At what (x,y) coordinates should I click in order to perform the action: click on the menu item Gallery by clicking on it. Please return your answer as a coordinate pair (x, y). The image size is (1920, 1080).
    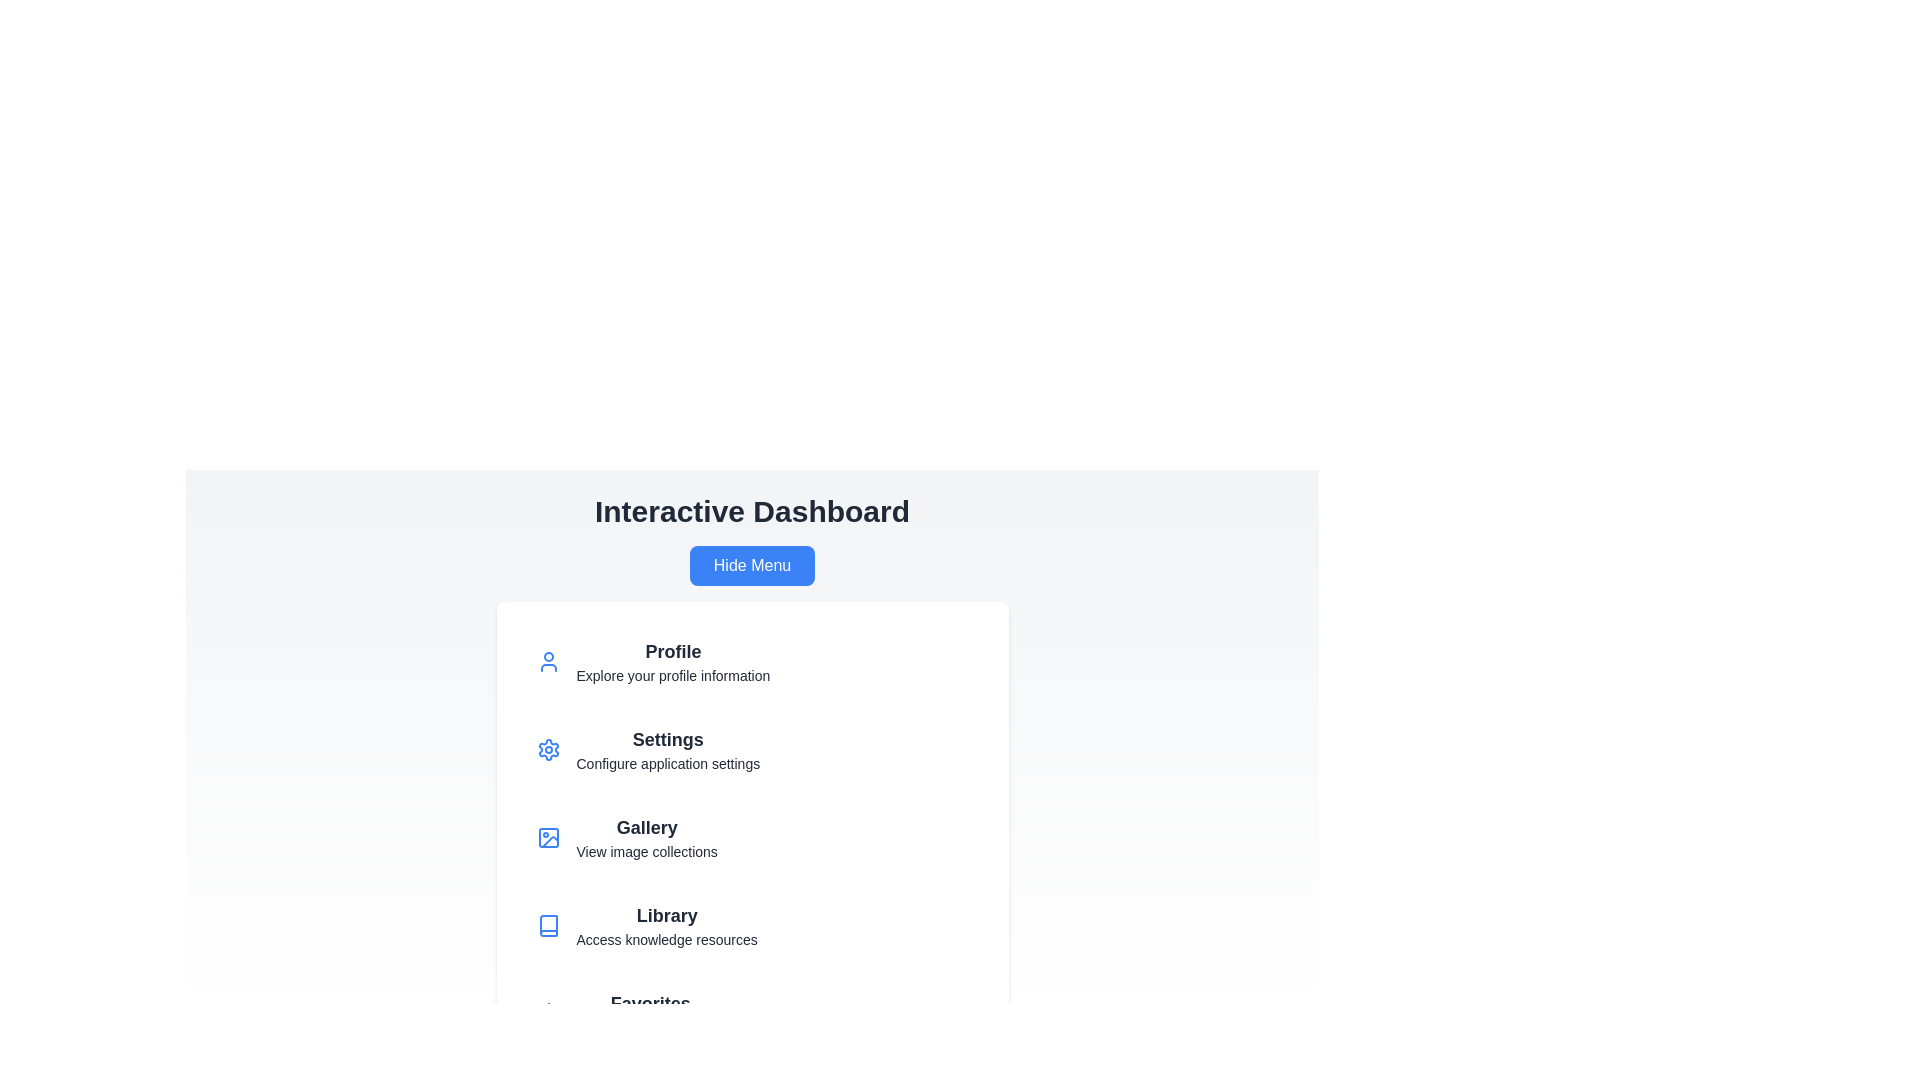
    Looking at the image, I should click on (751, 837).